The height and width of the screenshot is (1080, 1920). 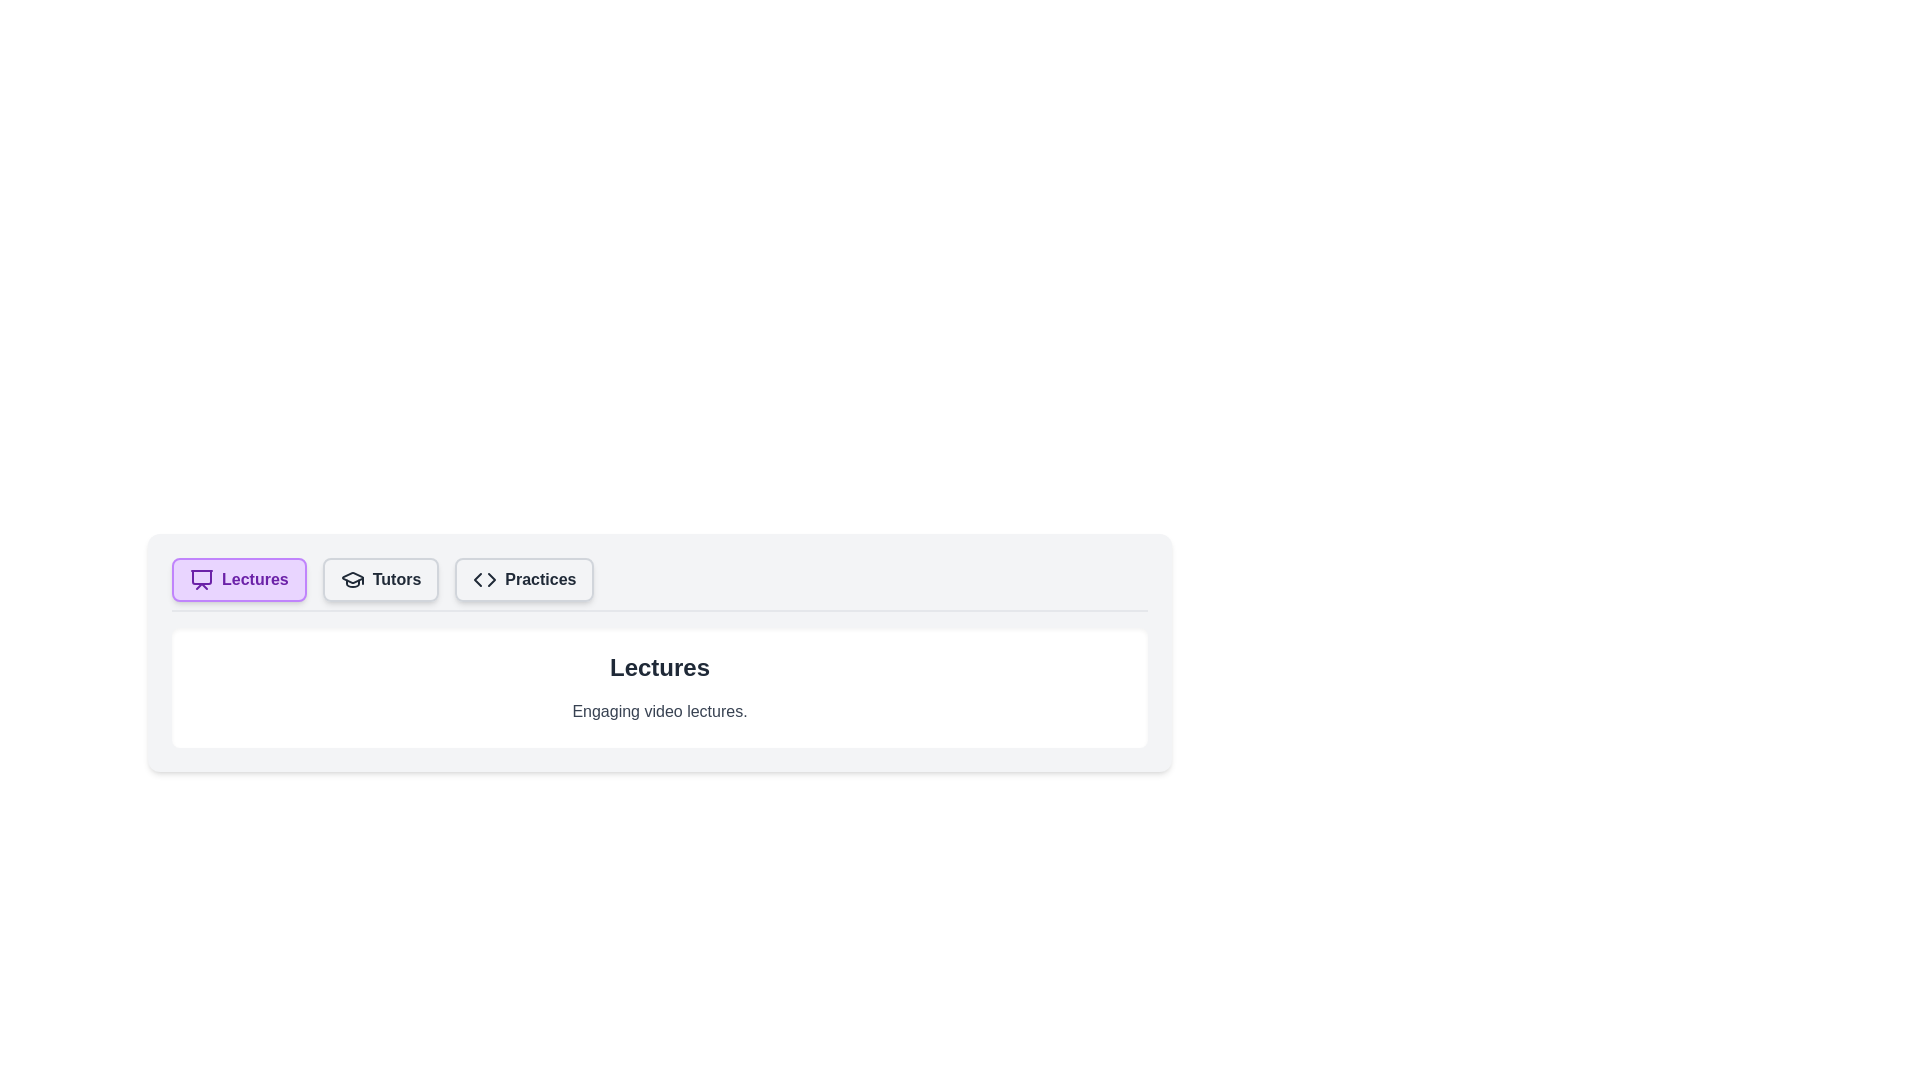 What do you see at coordinates (660, 711) in the screenshot?
I see `the text content area displaying 'Engaging video lectures.' located directly beneath the 'Lectures' heading in the main content area of the 'Lectures' tab` at bounding box center [660, 711].